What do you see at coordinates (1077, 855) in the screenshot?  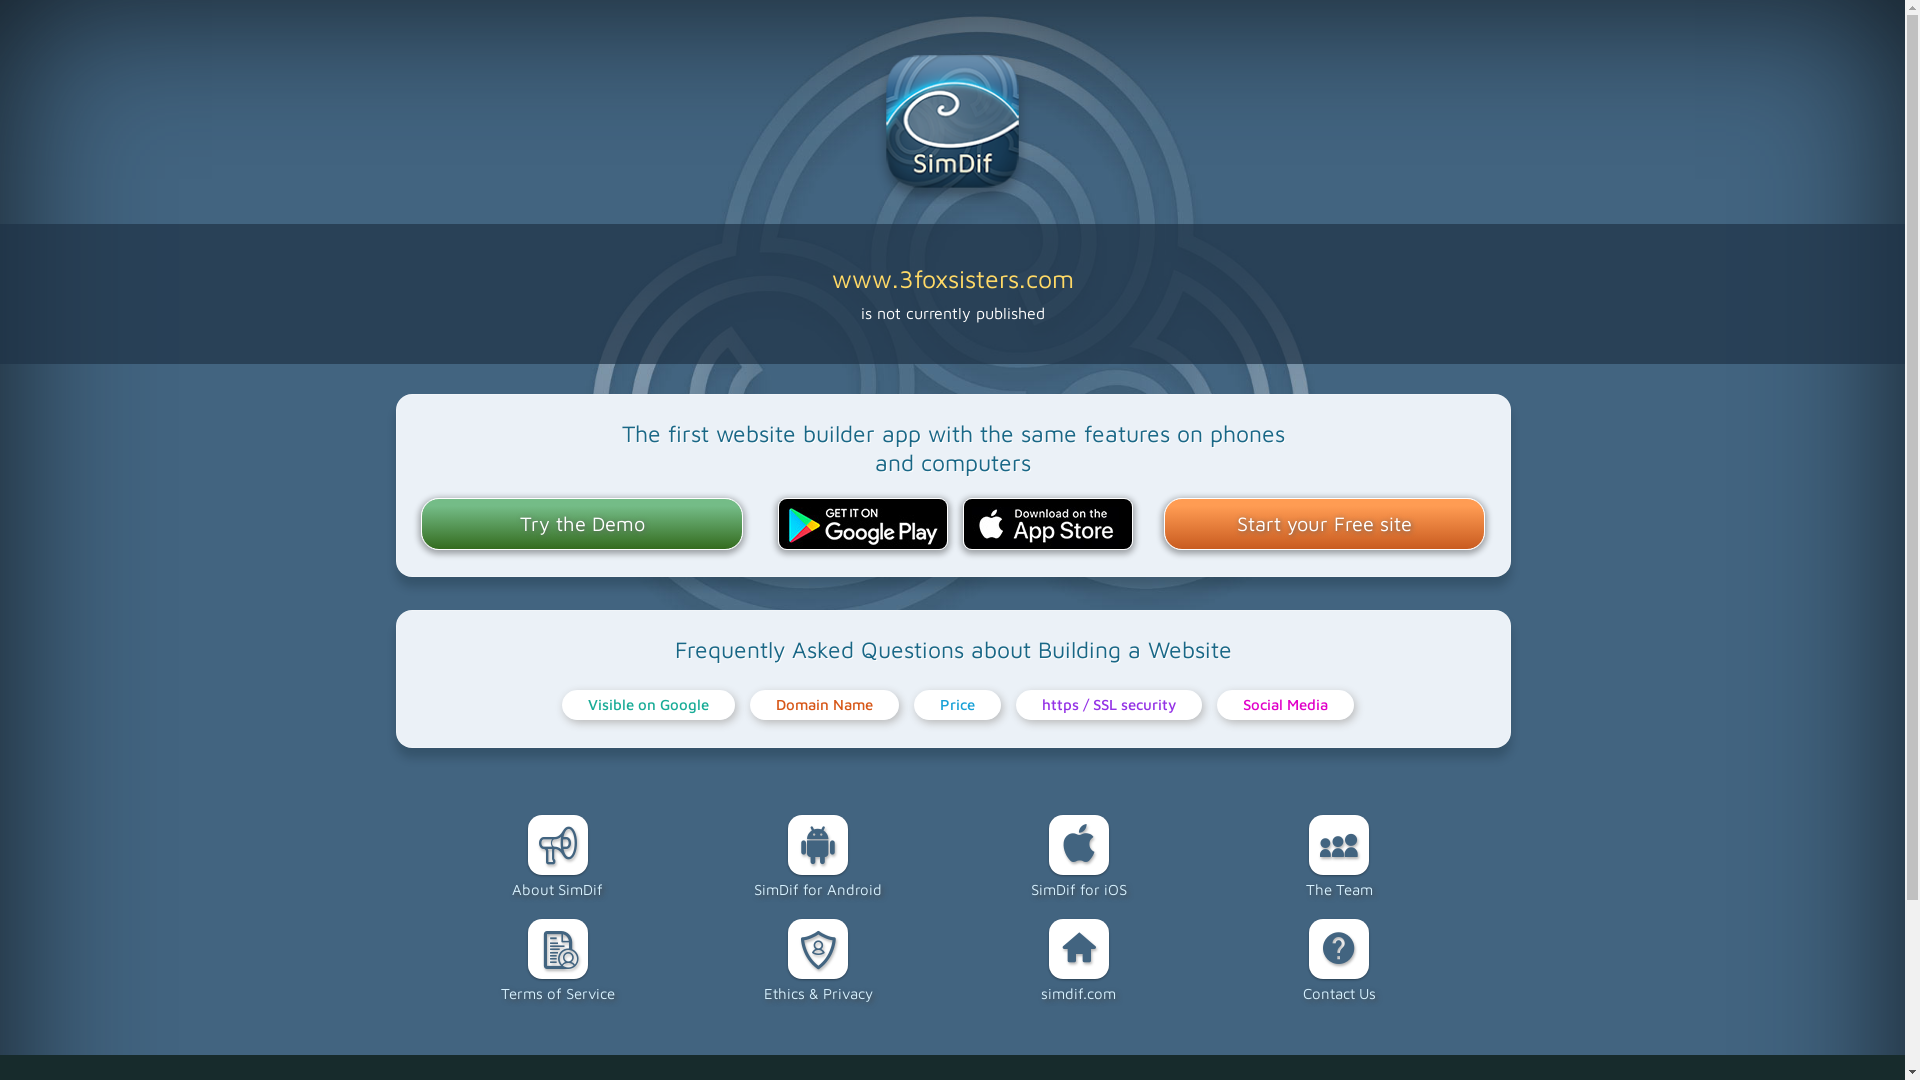 I see `'SimDif for iOS'` at bounding box center [1077, 855].